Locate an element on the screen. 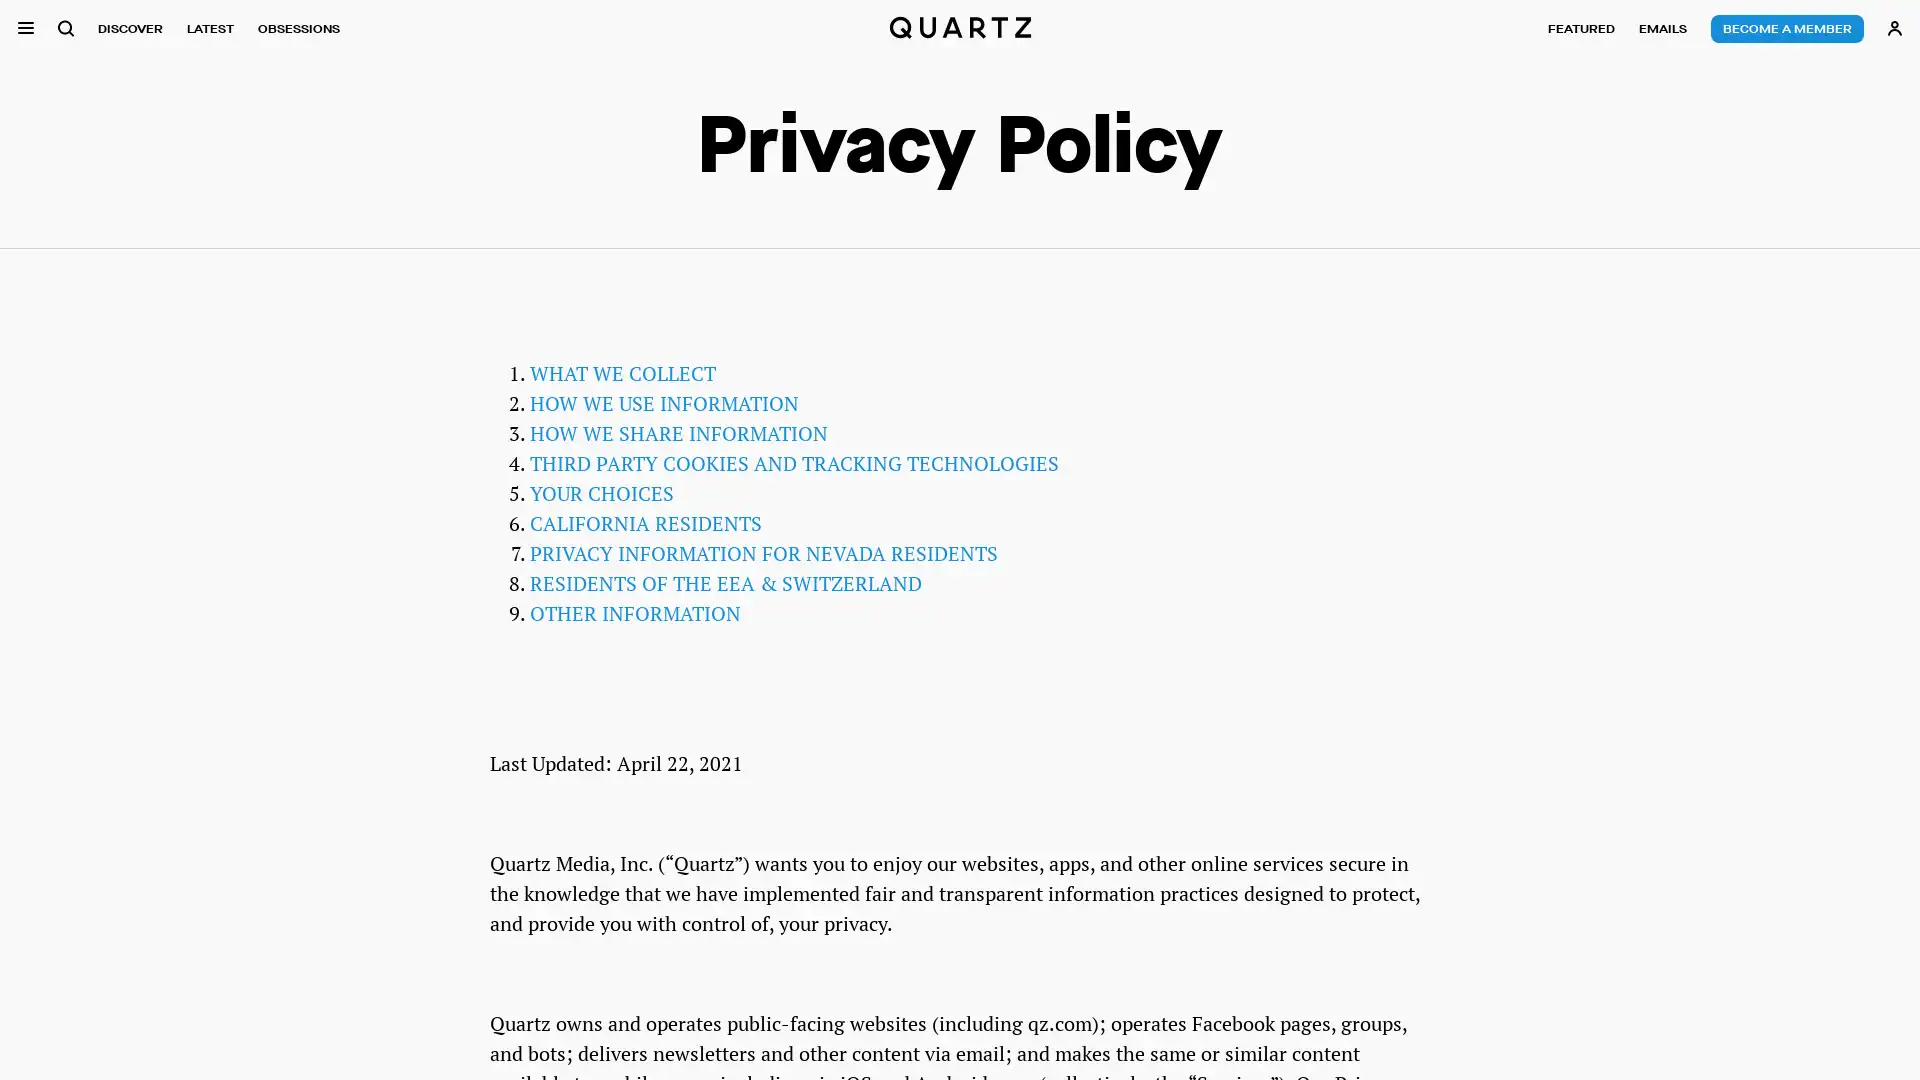 The image size is (1920, 1080). Toggle menu is located at coordinates (25, 28).